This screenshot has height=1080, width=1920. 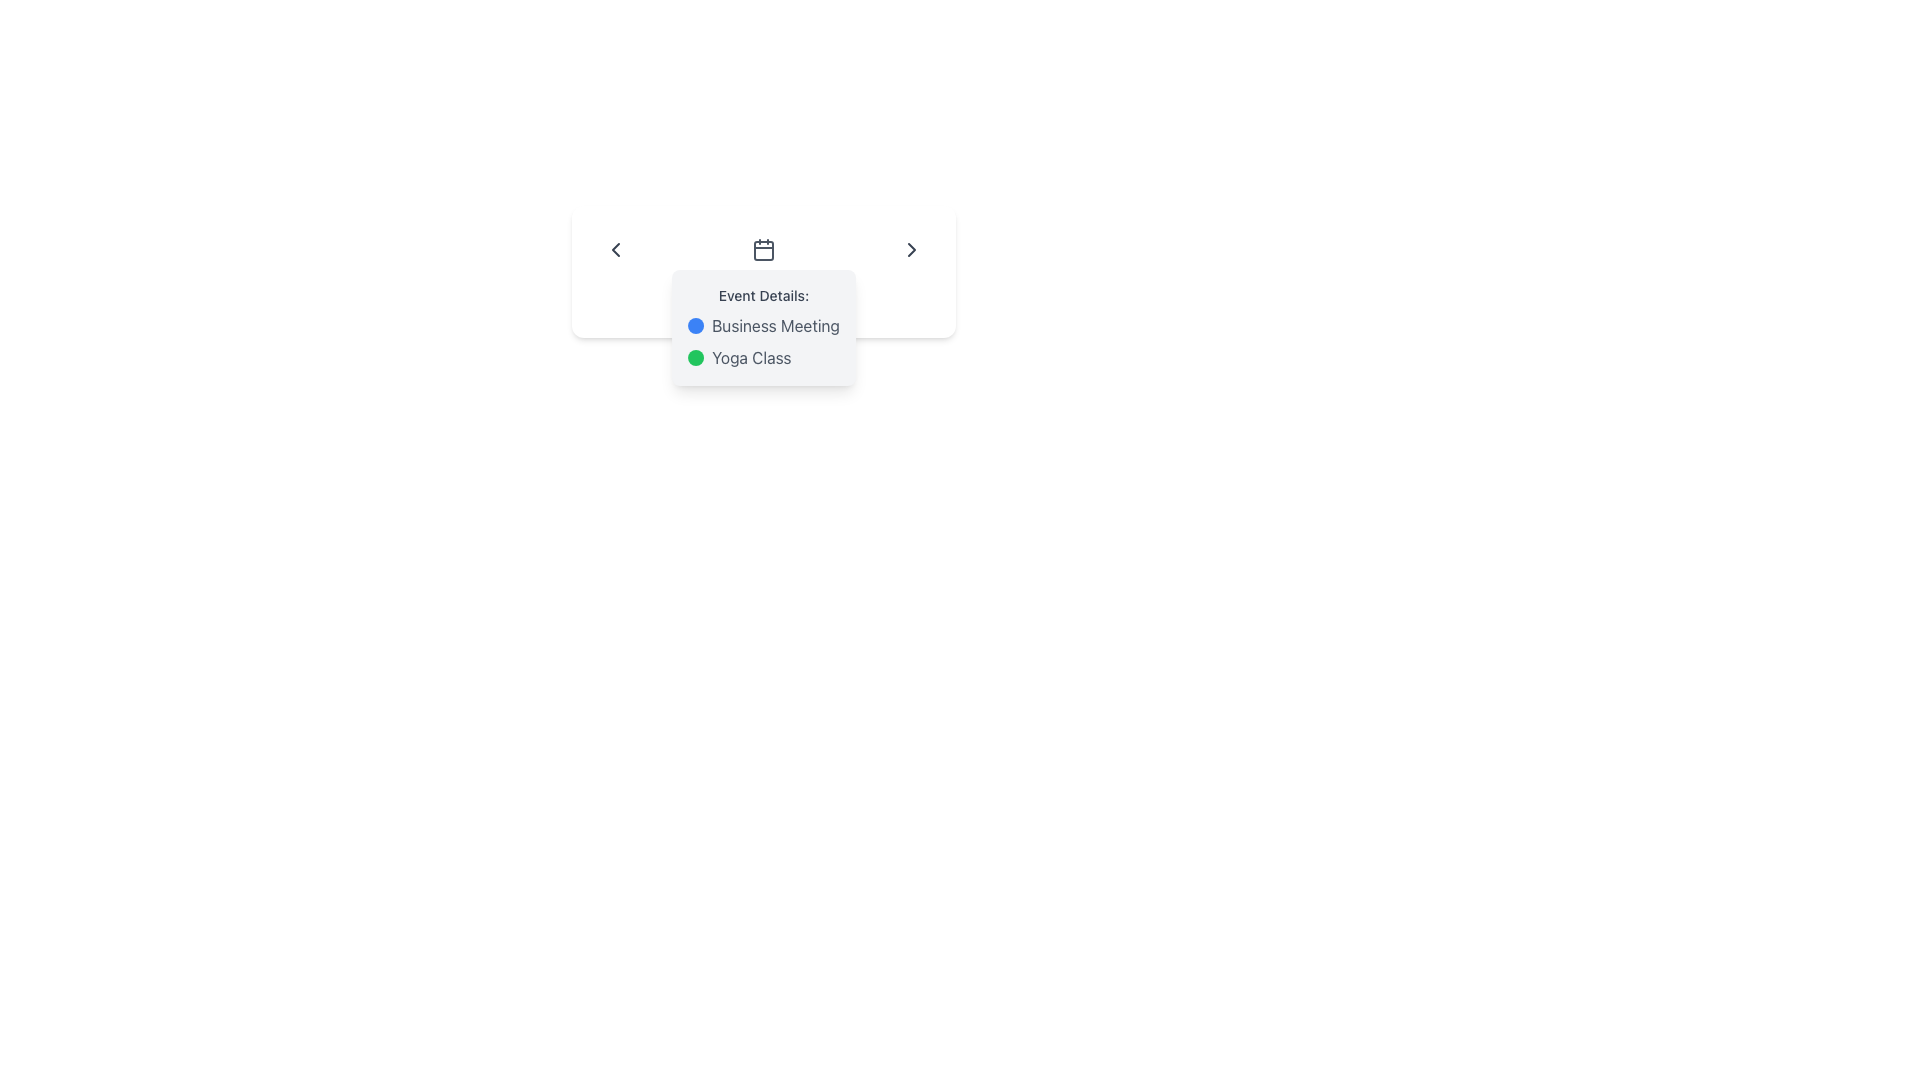 I want to click on the label indicating the 'Yoga Class' event, which is the second item in a vertical list of events, marked by a green circular icon next to it, so click(x=762, y=357).